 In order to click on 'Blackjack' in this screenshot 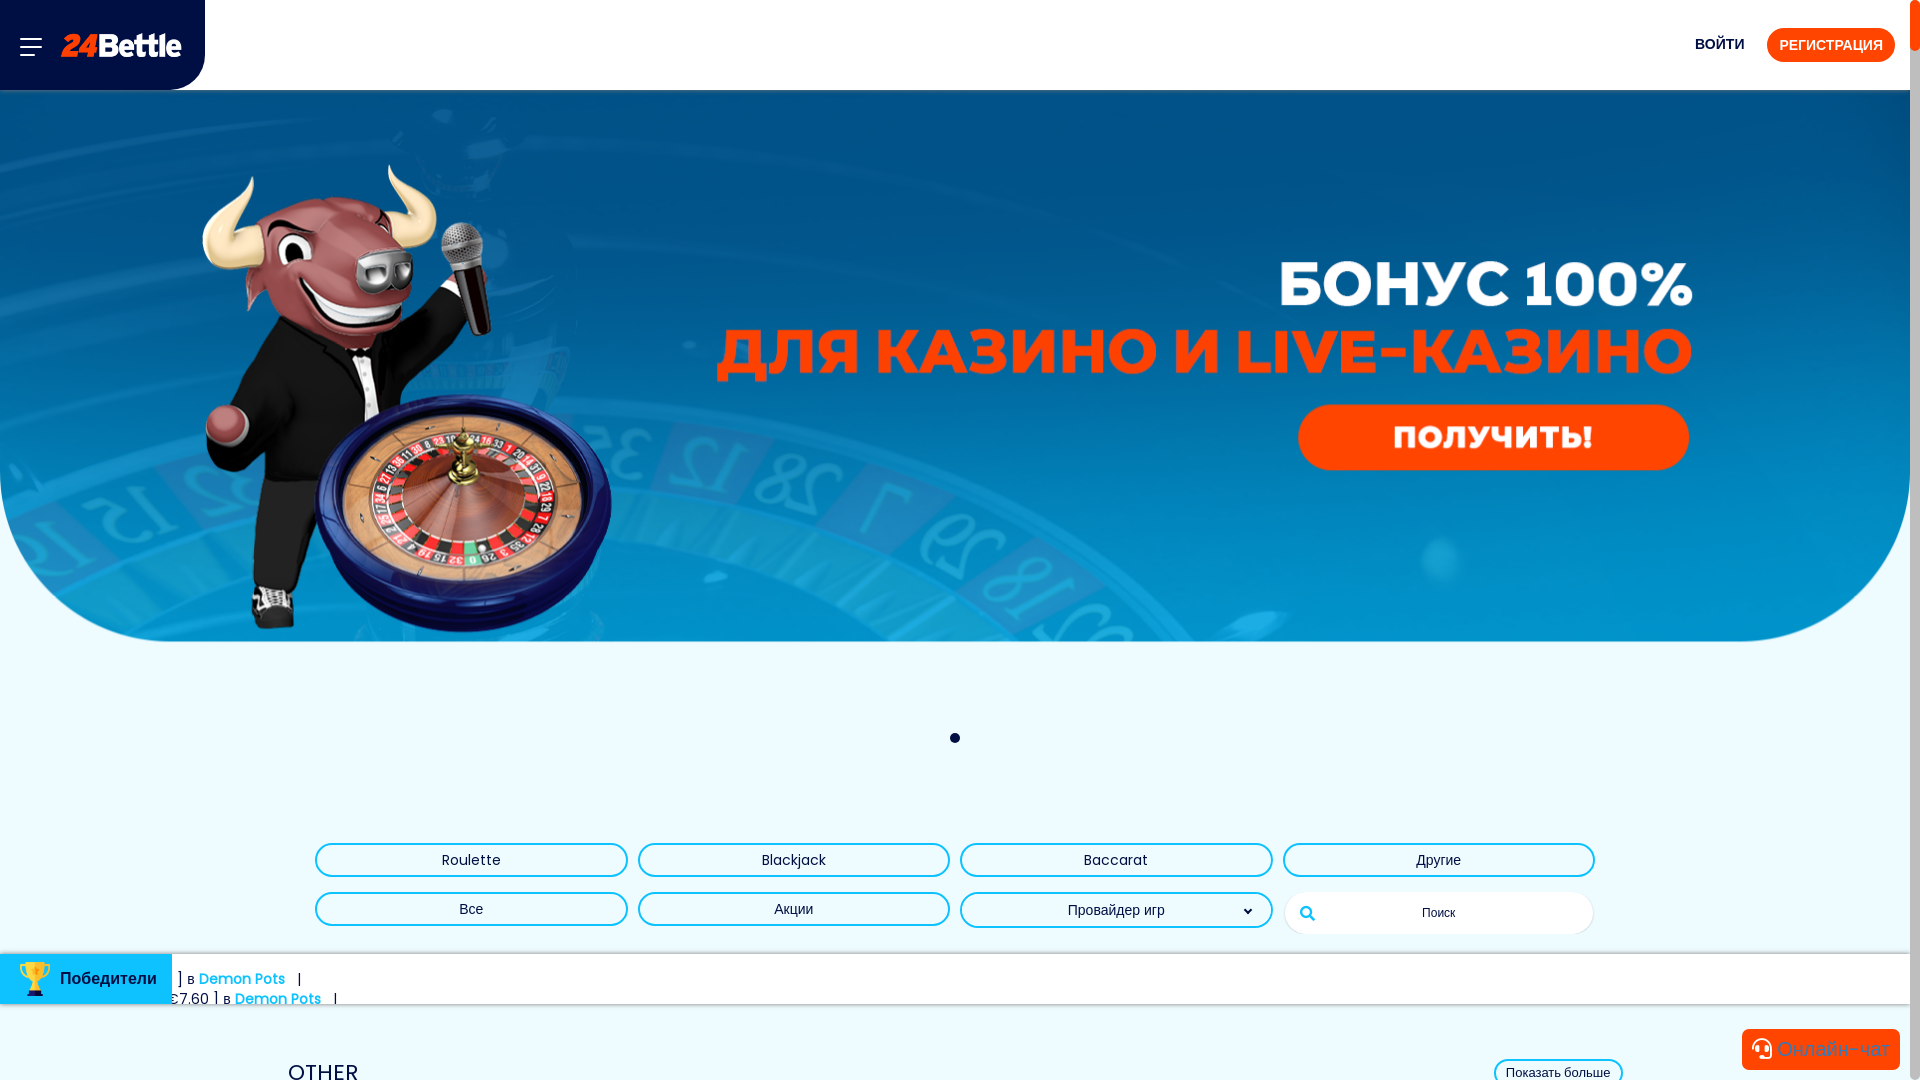, I will do `click(793, 859)`.